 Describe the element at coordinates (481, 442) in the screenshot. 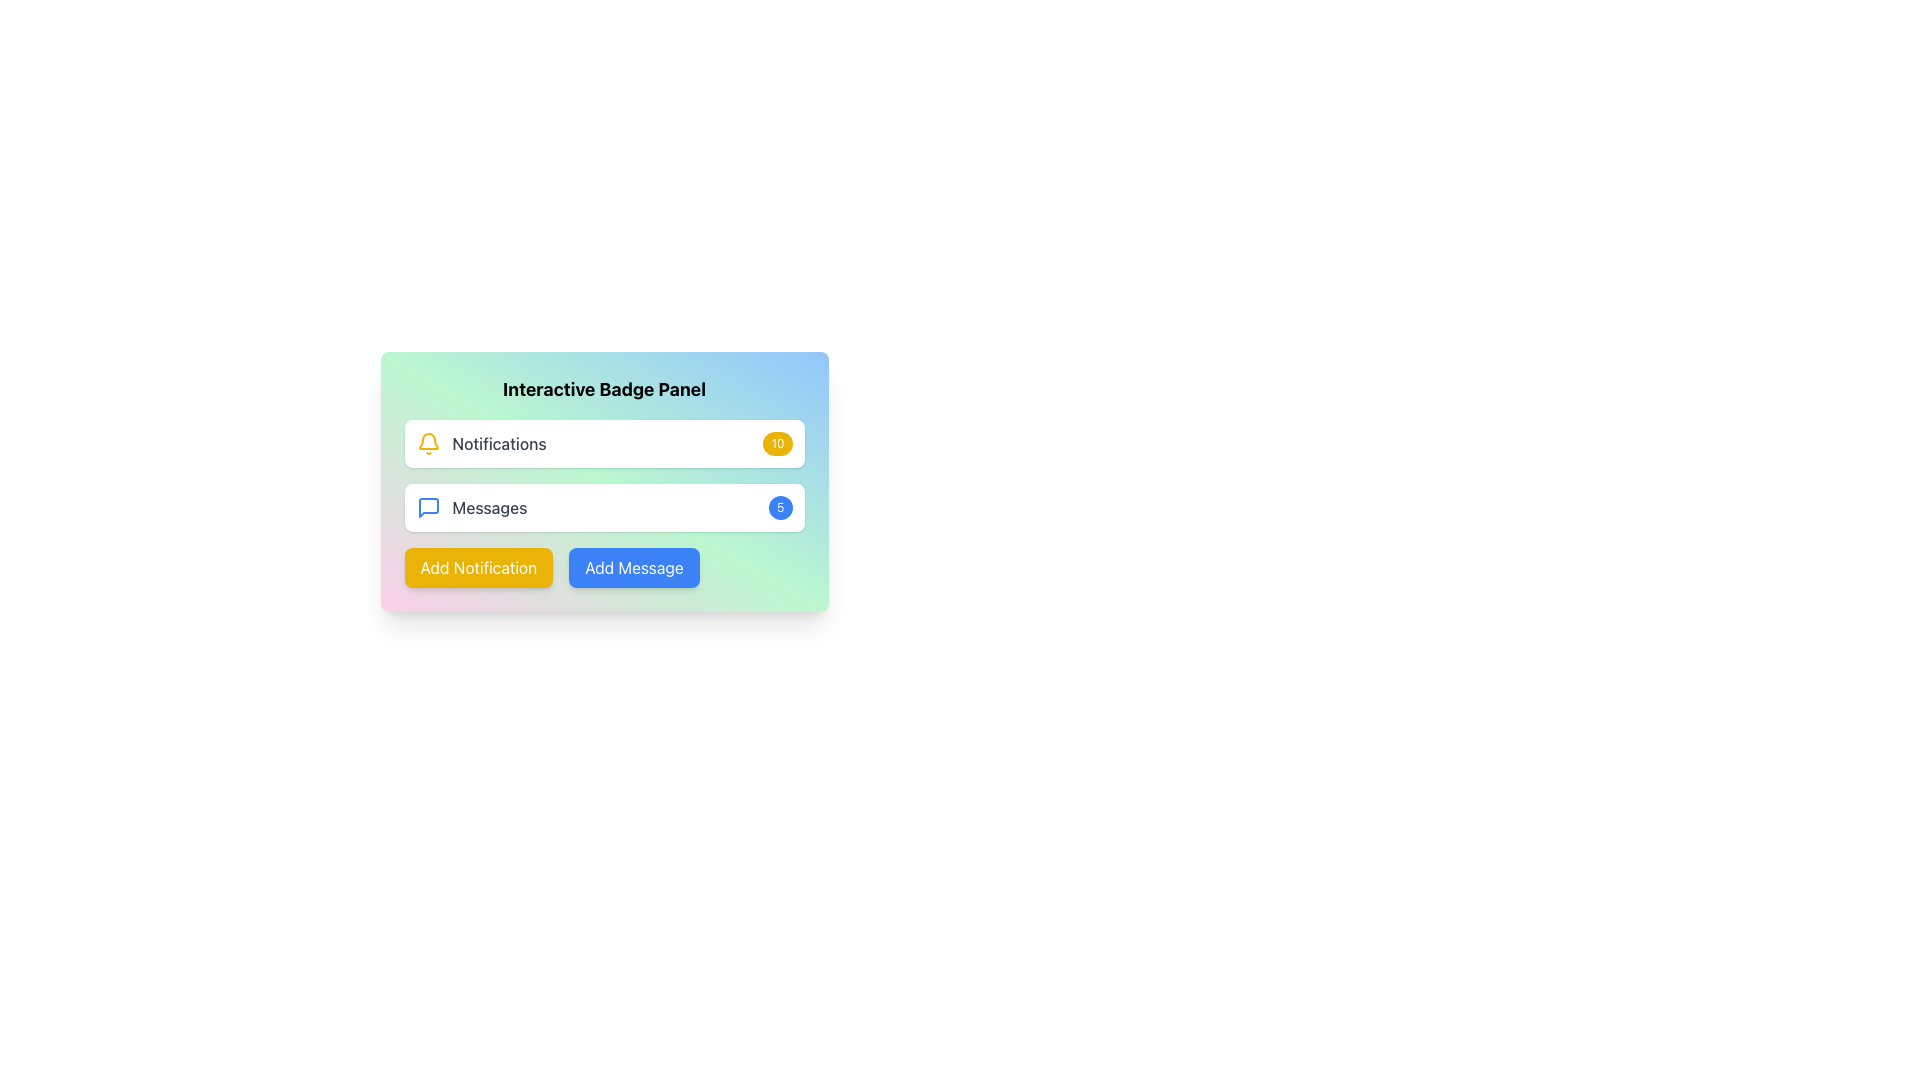

I see `the notification title label that displays a bell icon and the text 'Notifications', located near the top-left area of the main notification header` at that location.